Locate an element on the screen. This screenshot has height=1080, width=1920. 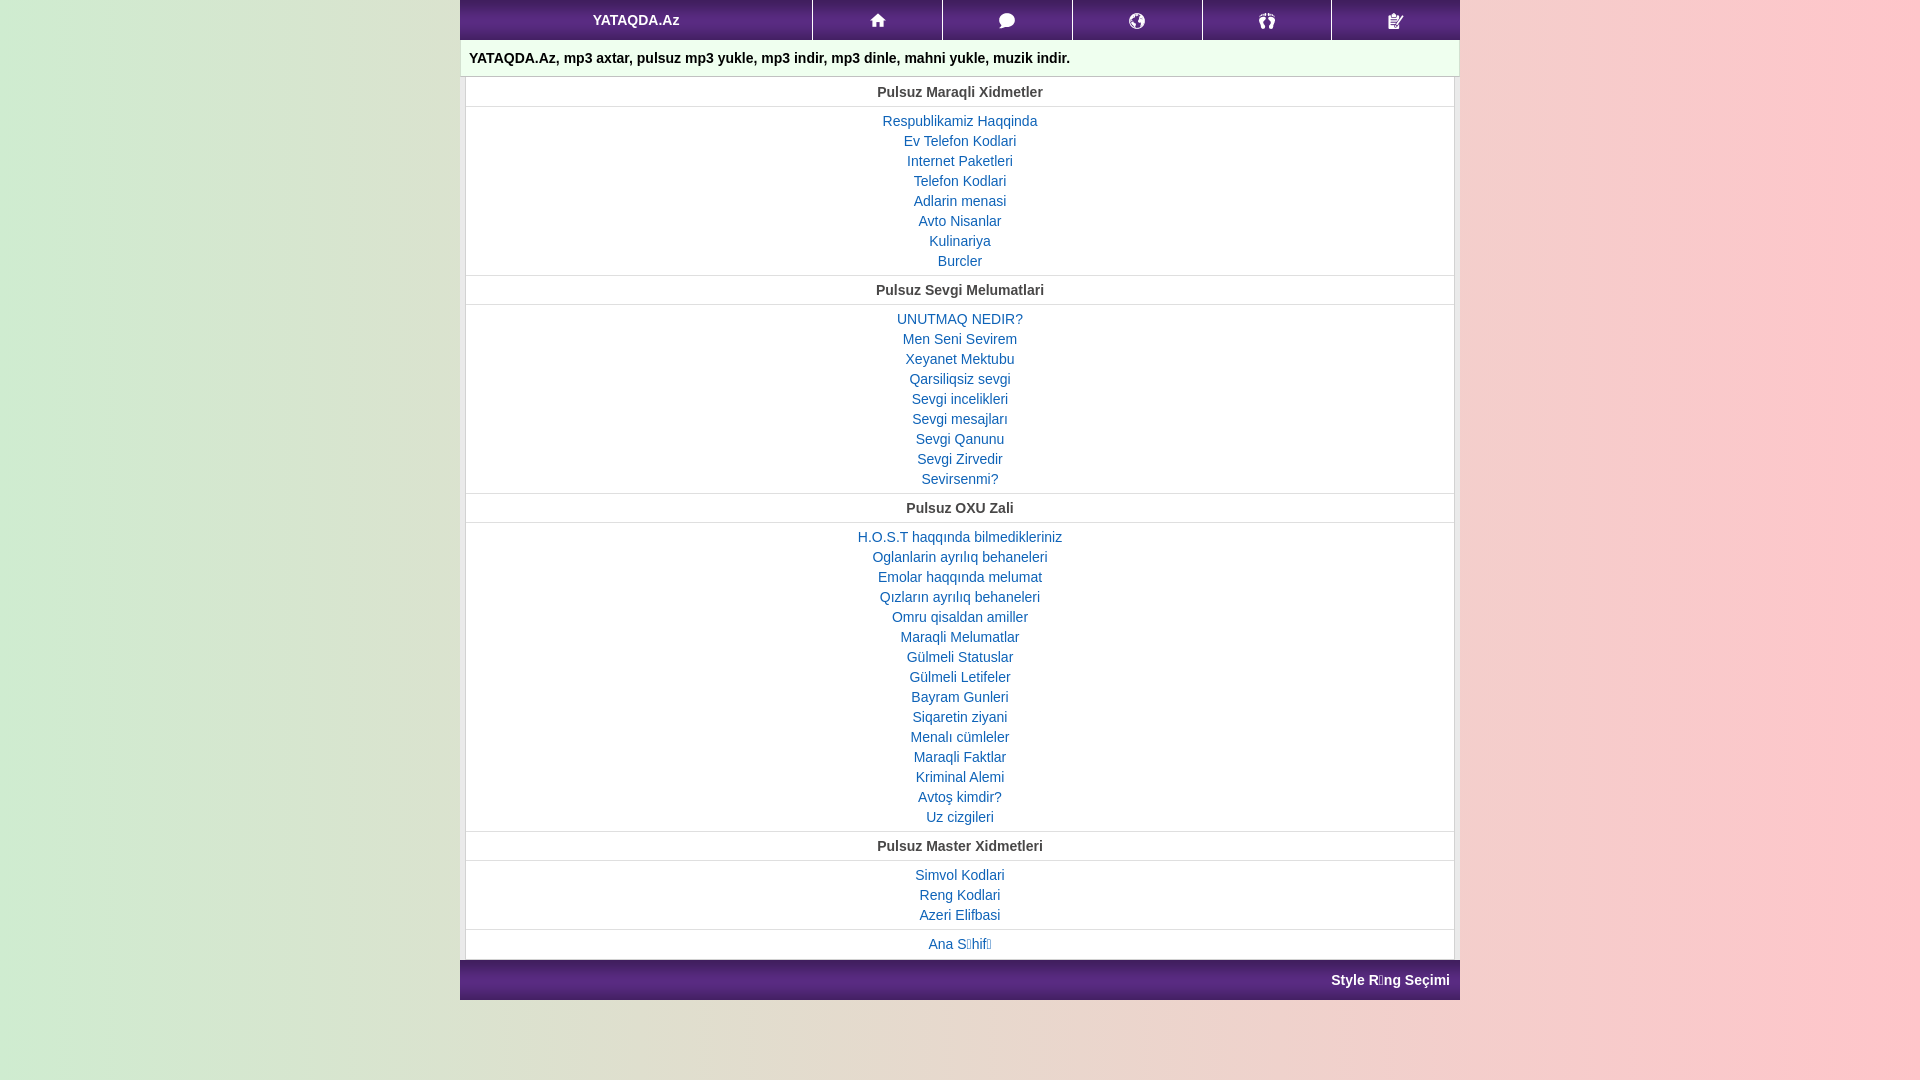
'Uz cizgileri' is located at coordinates (960, 817).